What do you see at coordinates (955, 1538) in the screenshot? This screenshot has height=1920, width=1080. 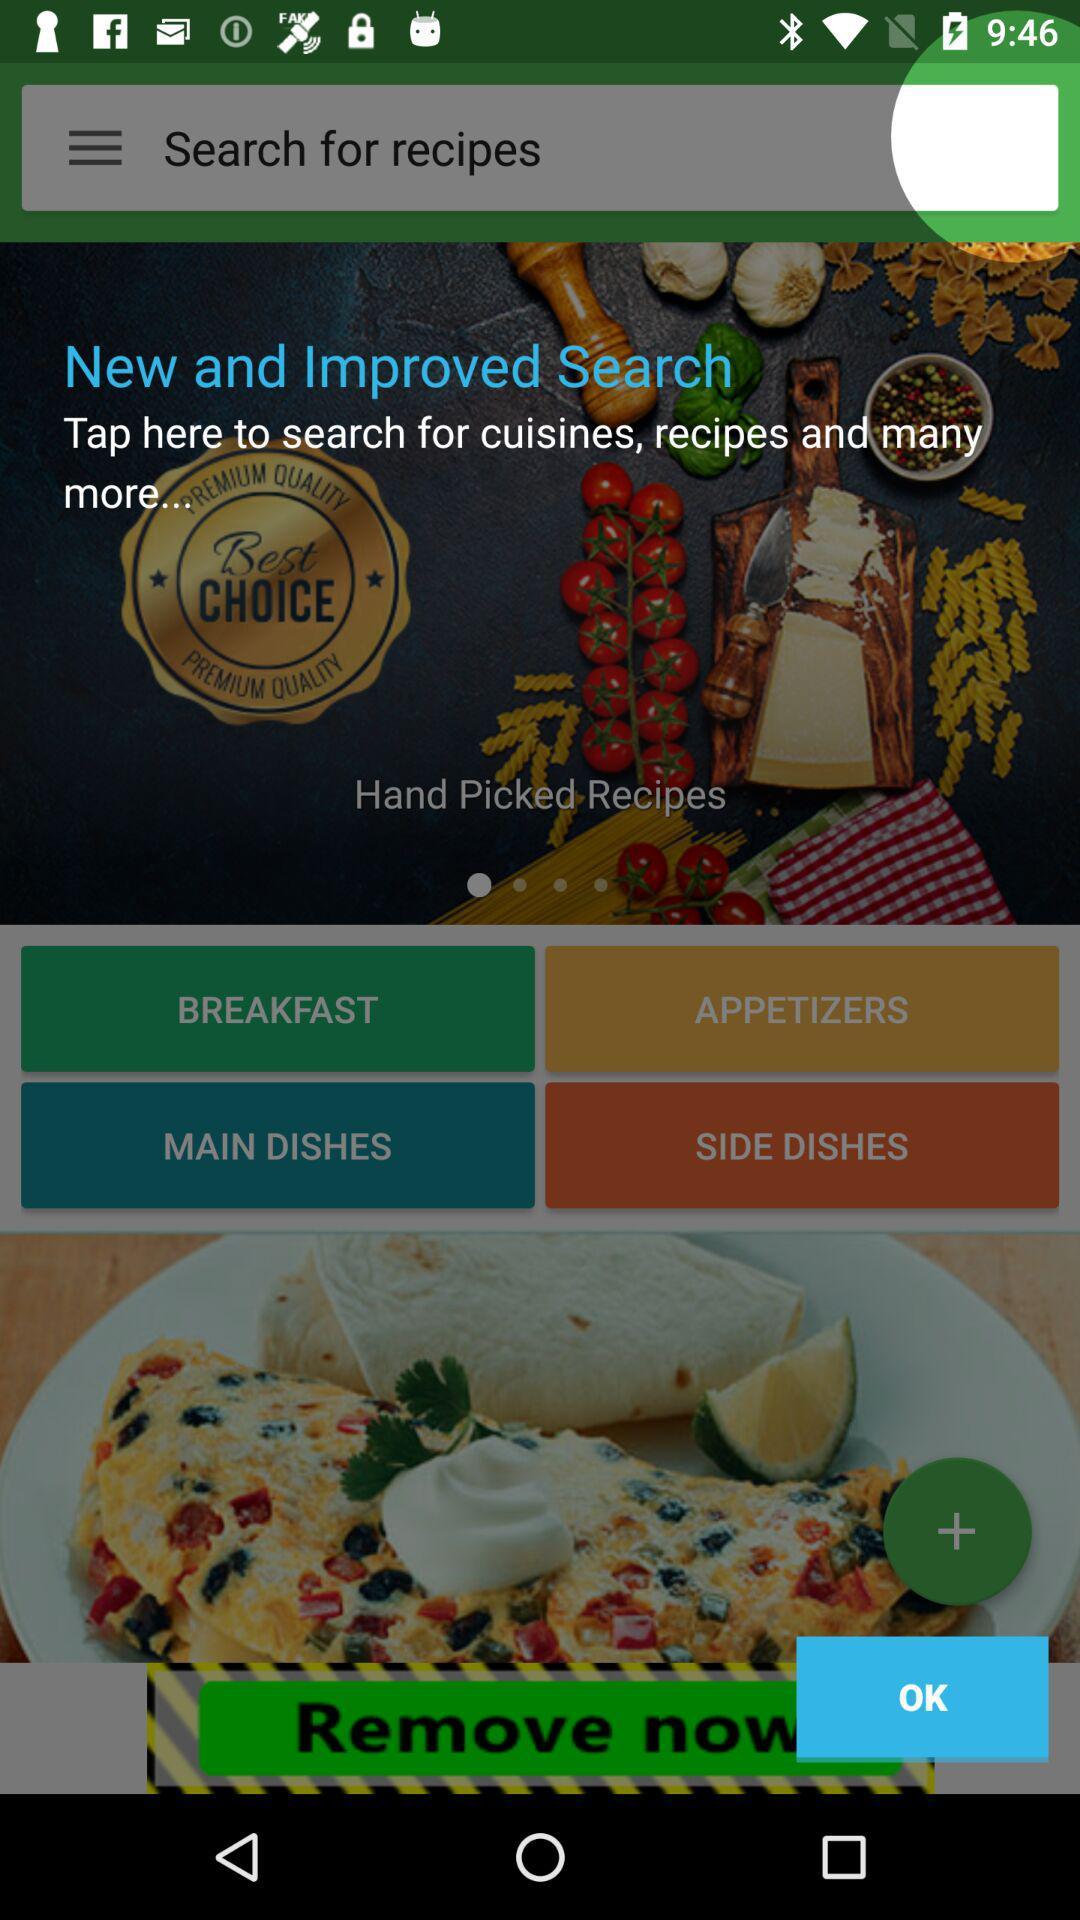 I see `more option` at bounding box center [955, 1538].